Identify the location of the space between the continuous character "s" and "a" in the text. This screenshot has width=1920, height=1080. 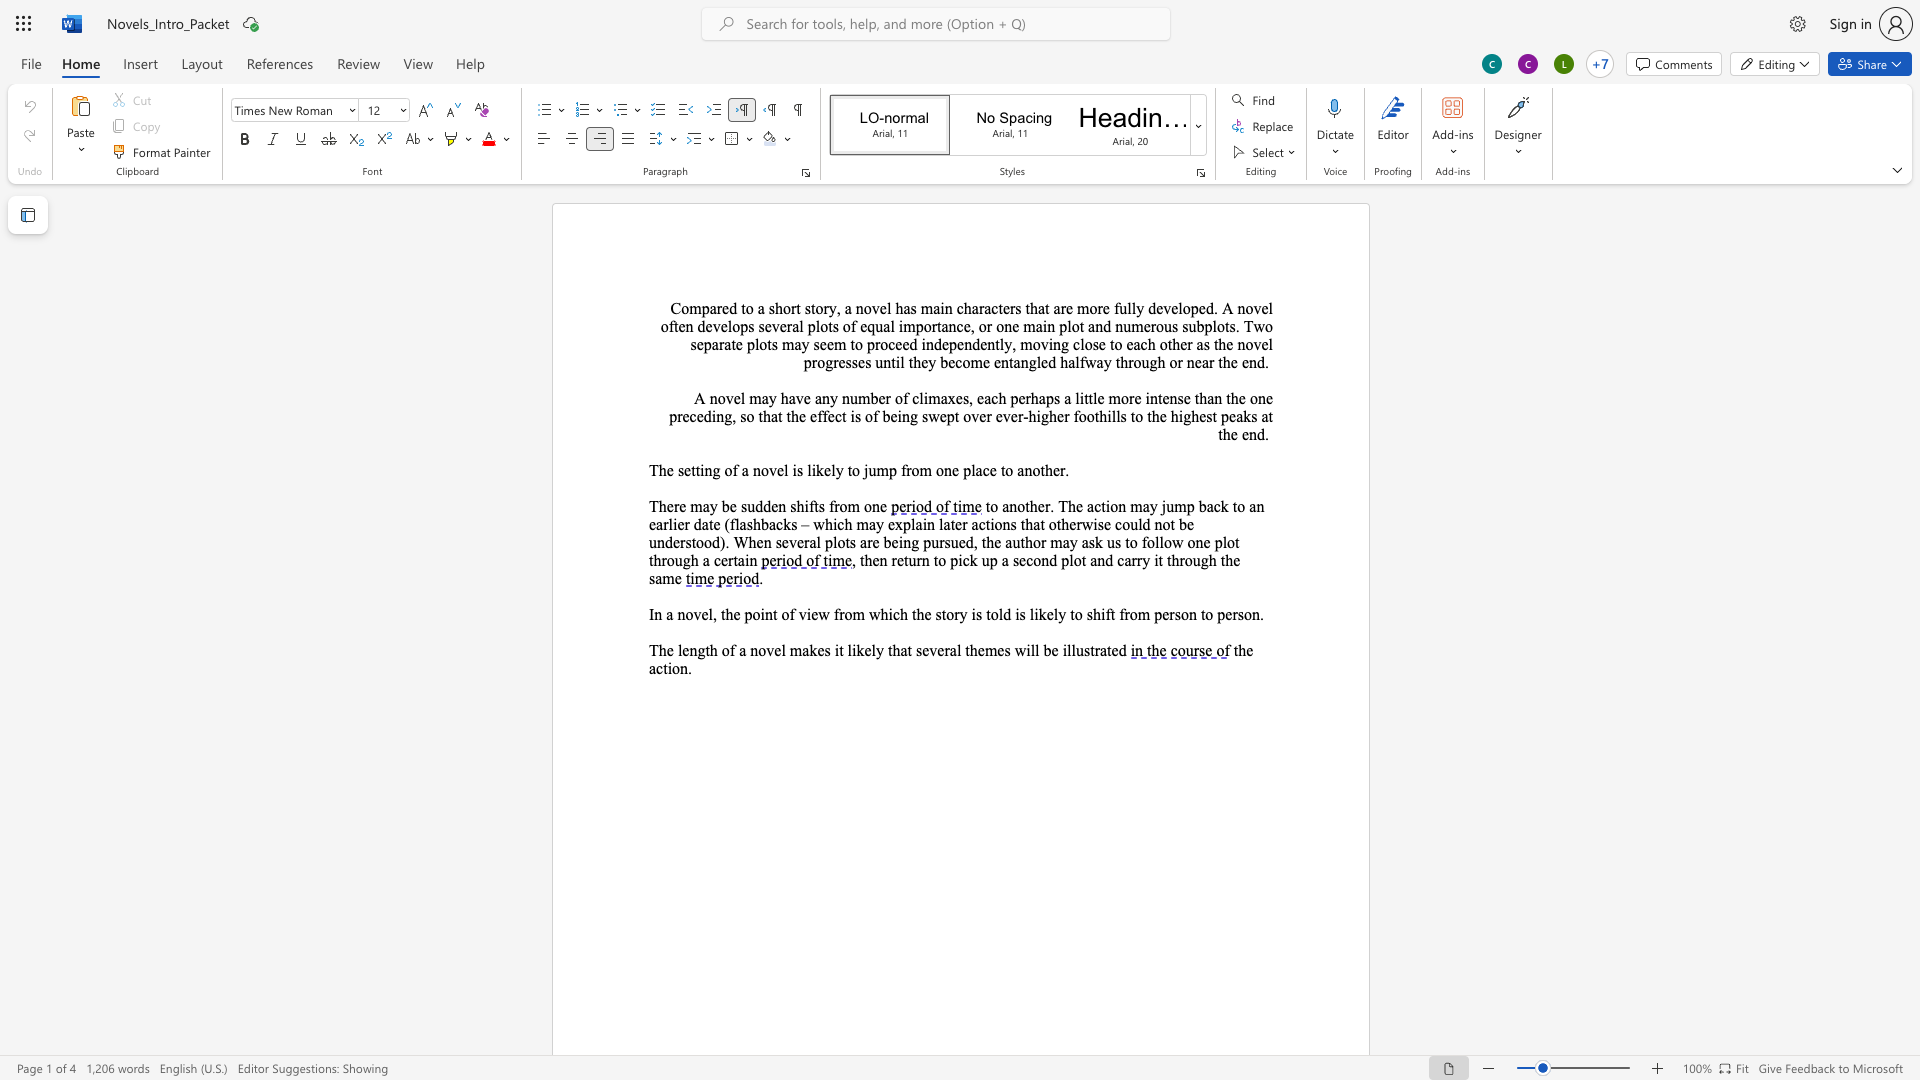
(655, 578).